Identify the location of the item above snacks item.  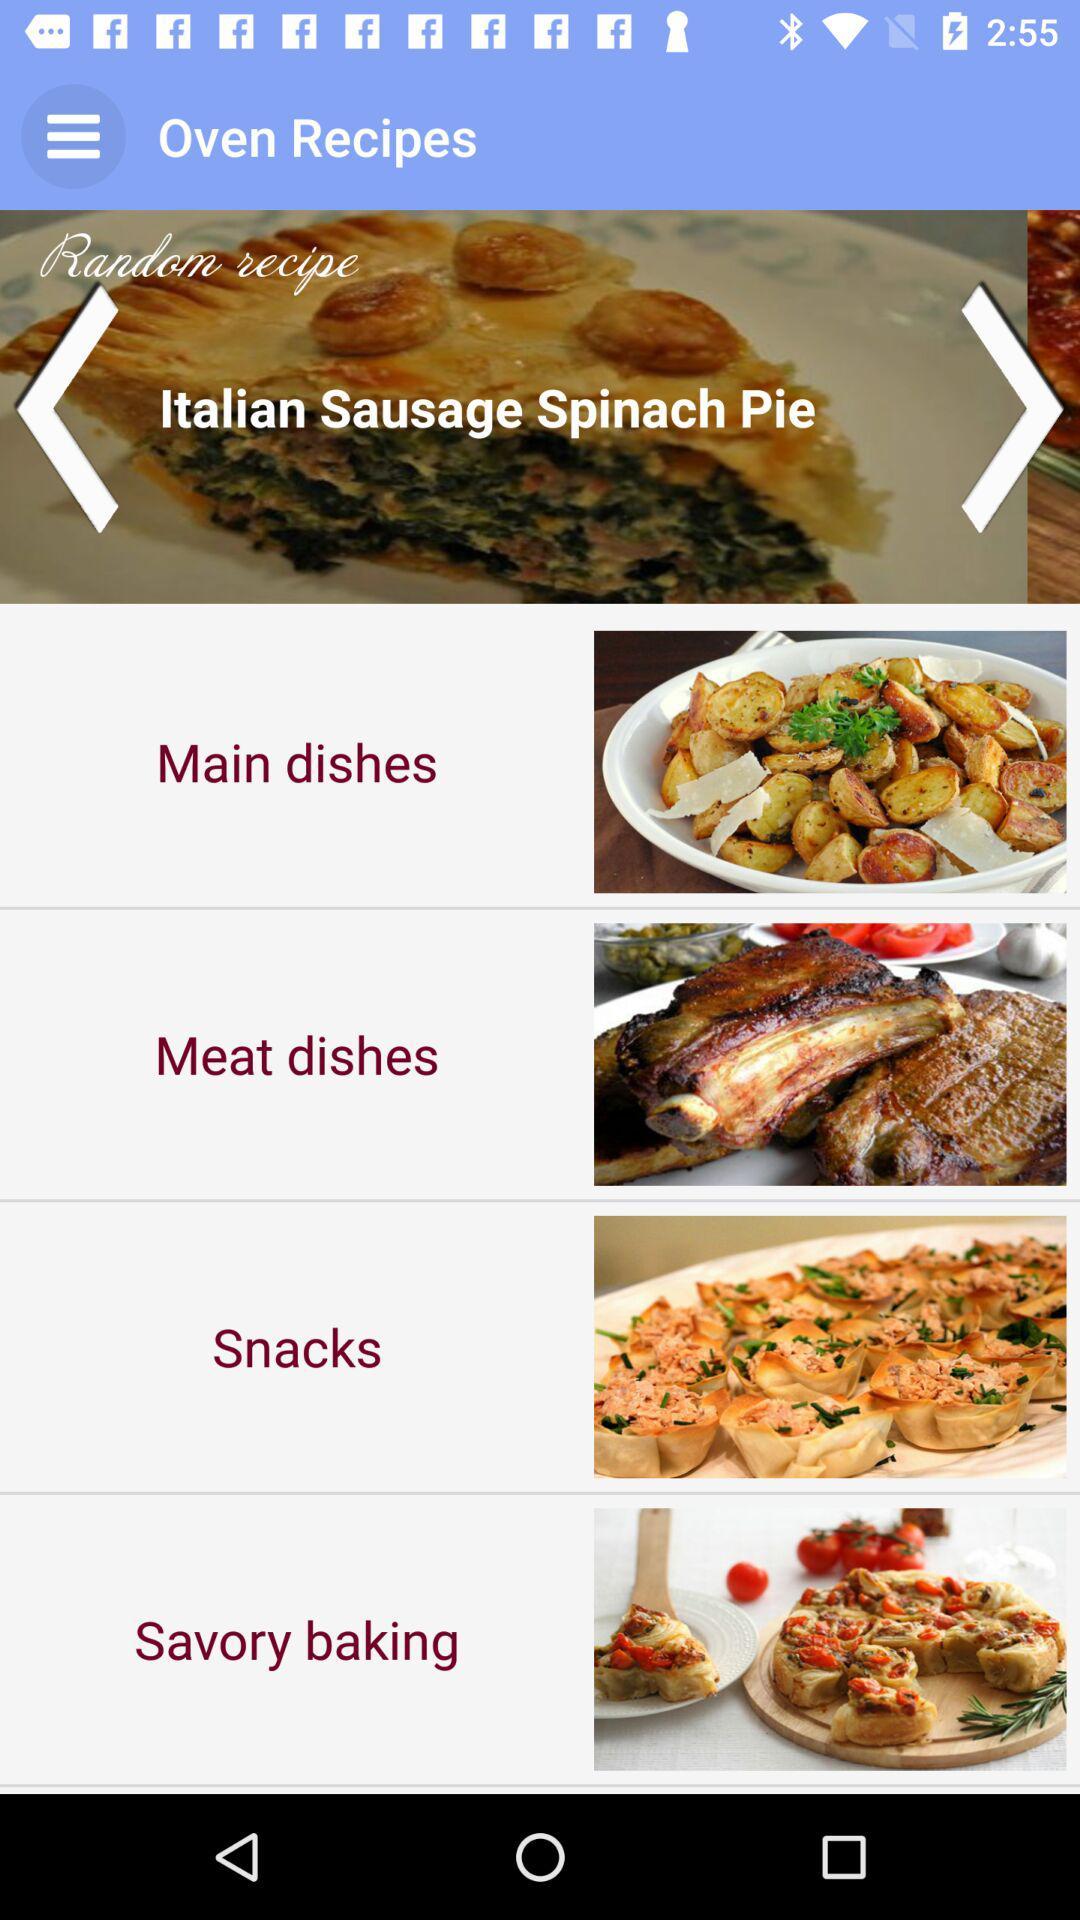
(297, 1053).